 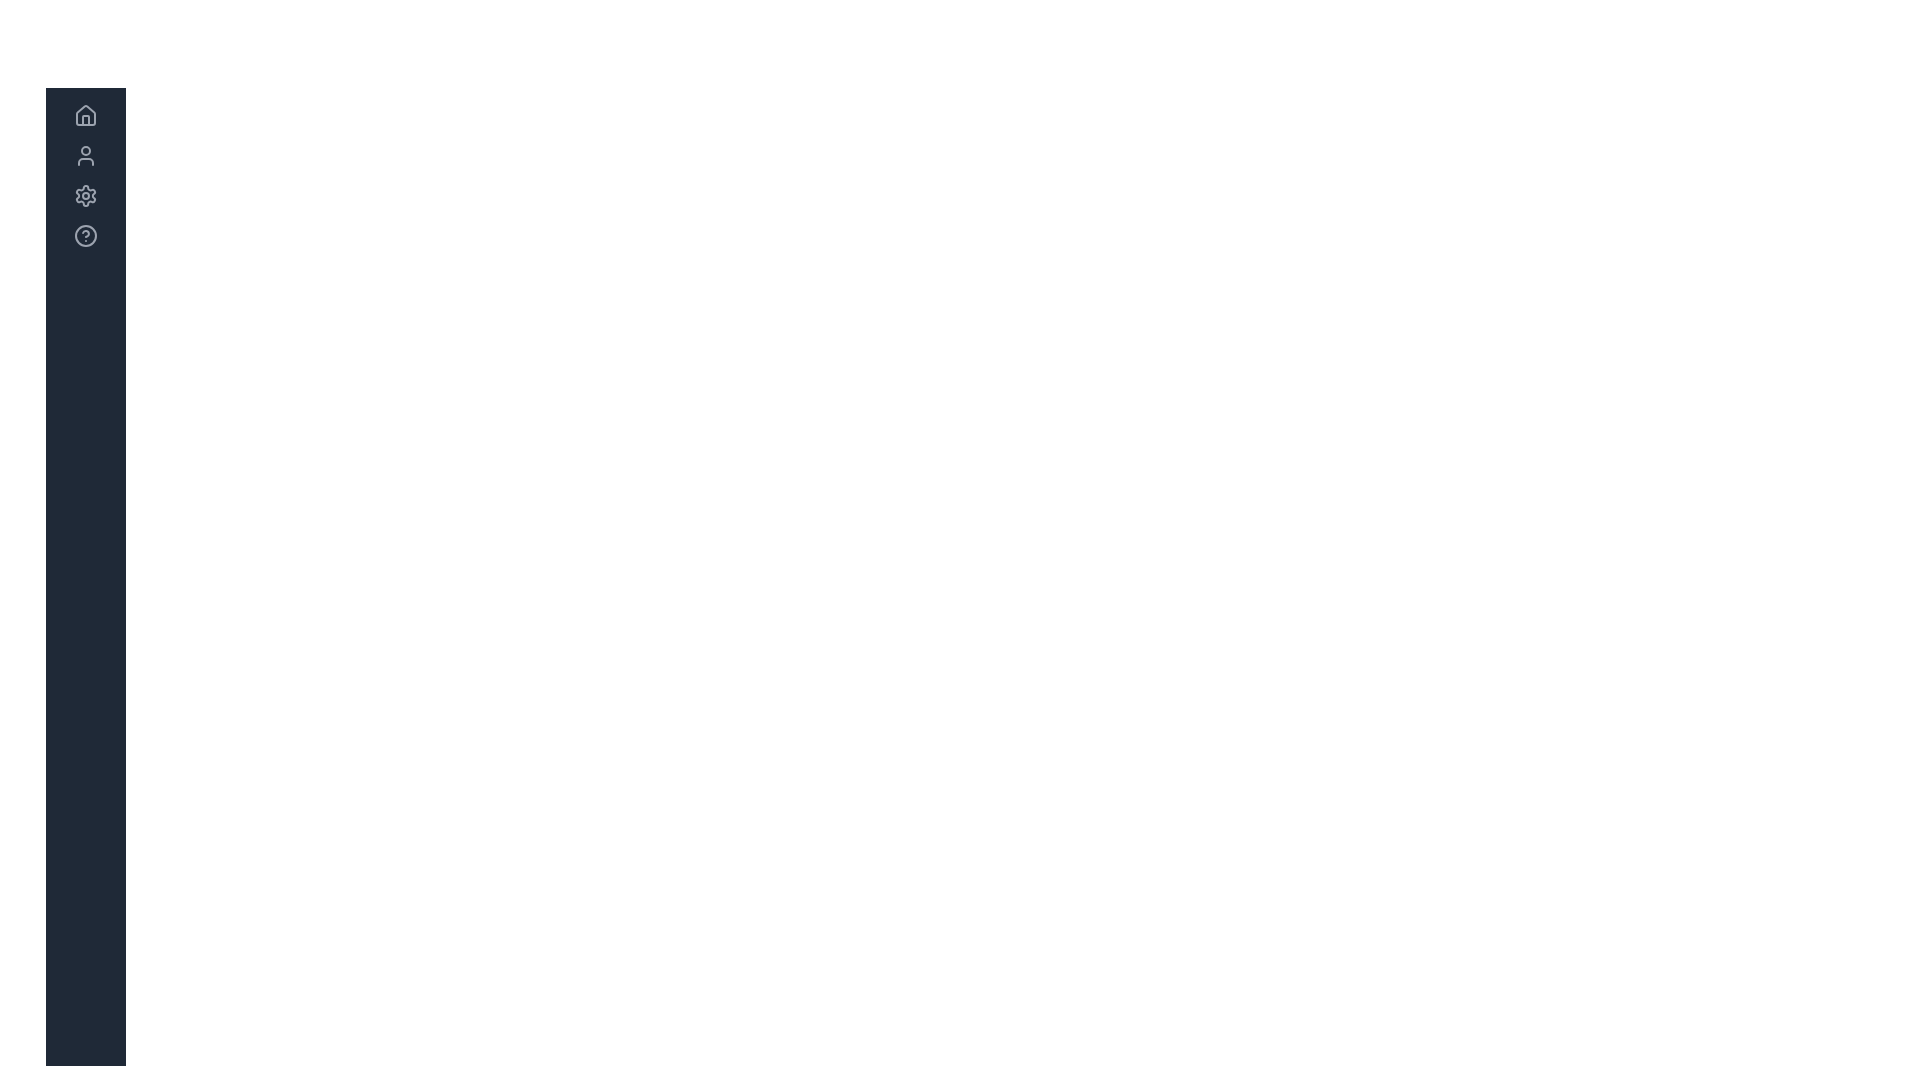 I want to click on the gear icon in the left sidebar menu, which is the third item below the user profile icon and above the question mark icon, to manage preferences, so click(x=85, y=196).